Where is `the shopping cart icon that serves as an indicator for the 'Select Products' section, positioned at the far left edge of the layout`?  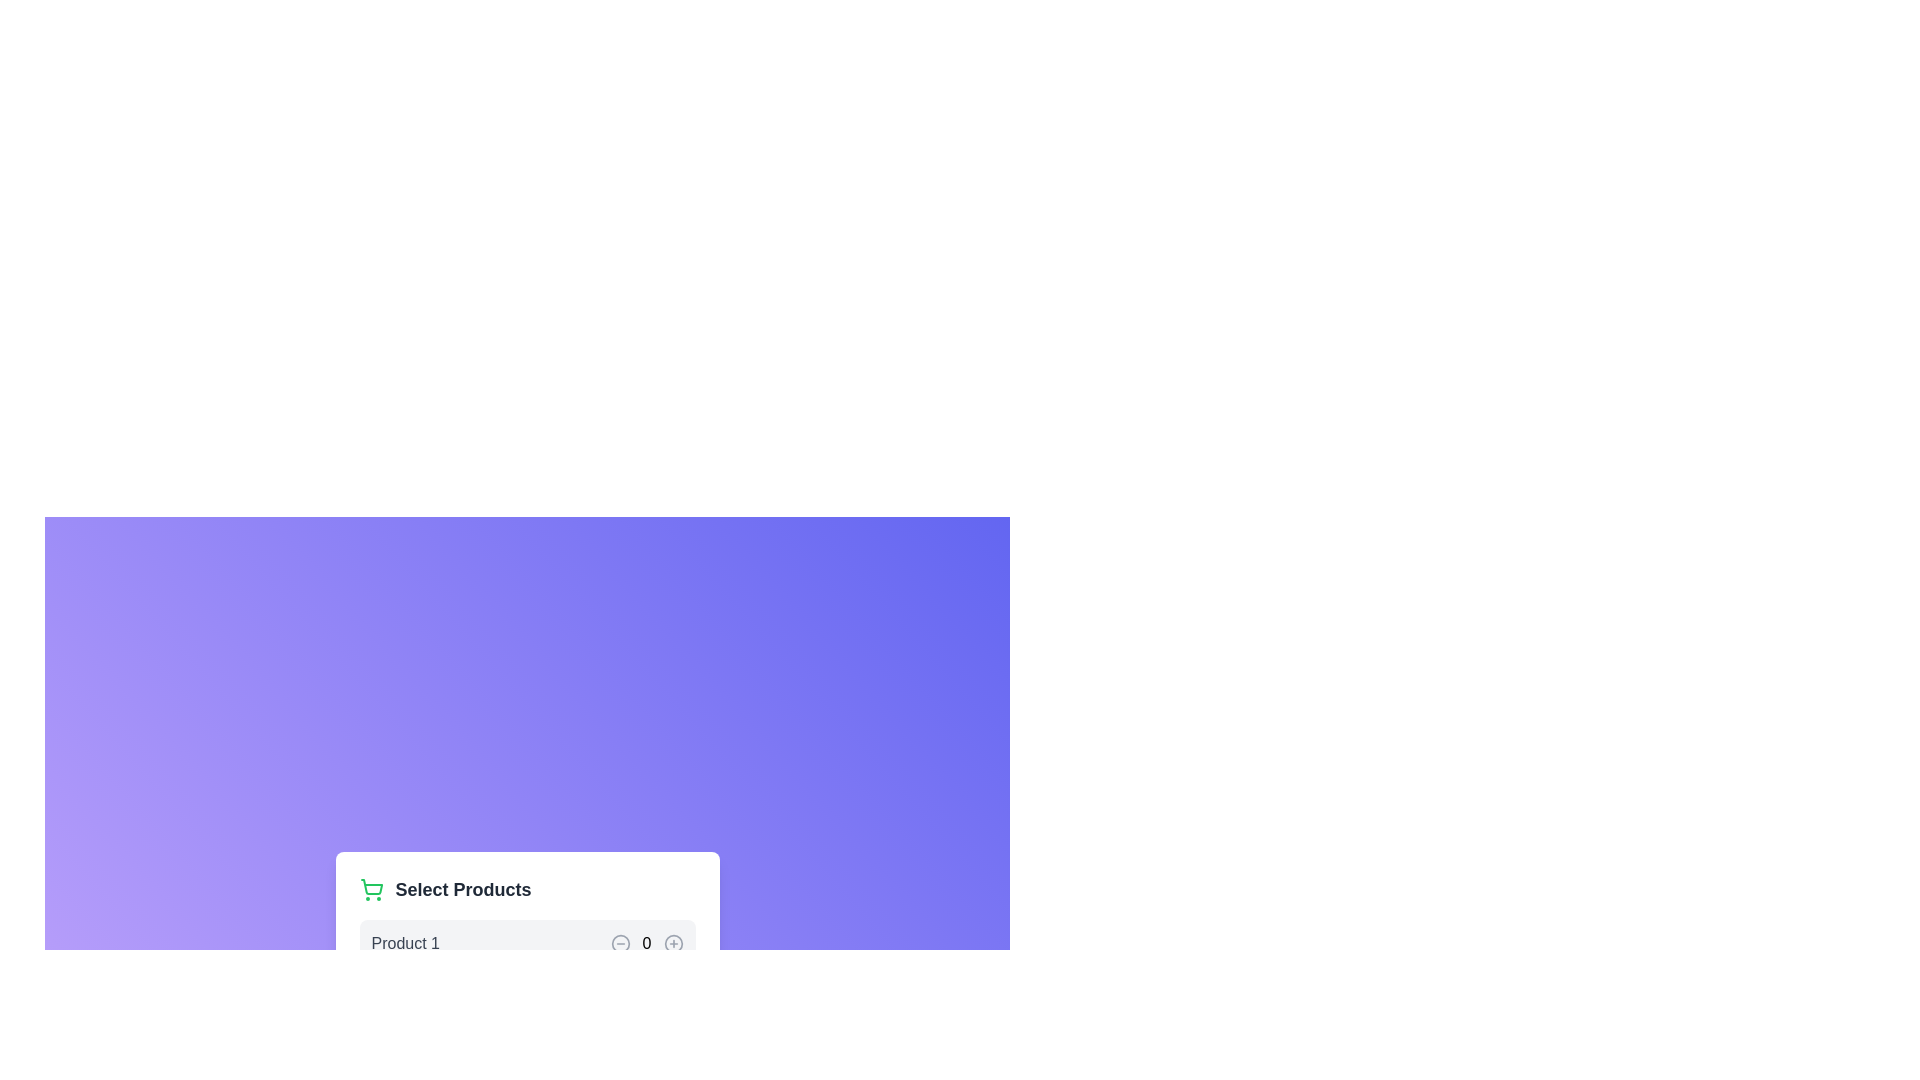 the shopping cart icon that serves as an indicator for the 'Select Products' section, positioned at the far left edge of the layout is located at coordinates (371, 889).